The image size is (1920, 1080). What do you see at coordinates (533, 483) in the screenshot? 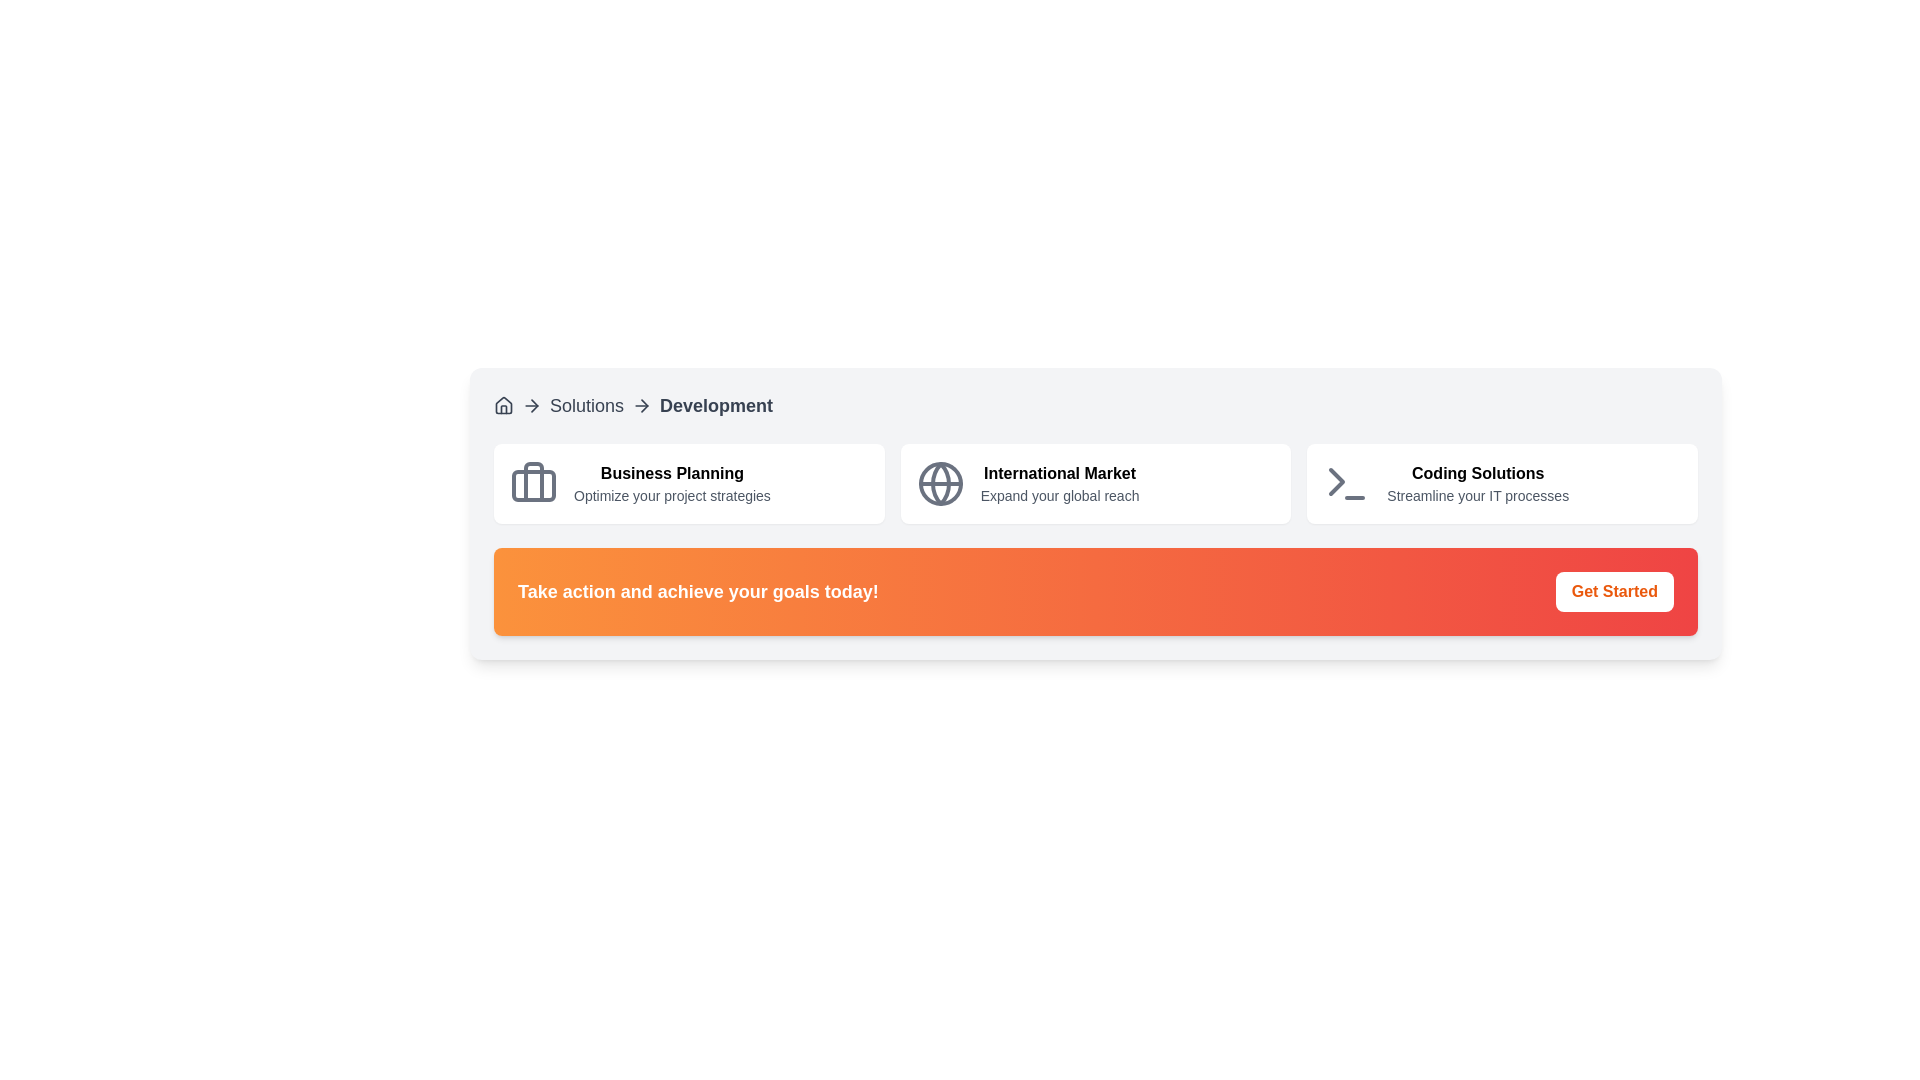
I see `the gray minimalistic briefcase icon located at the leftmost side of the 'Business Planning' section, above the text 'Optimize your project strategies'` at bounding box center [533, 483].